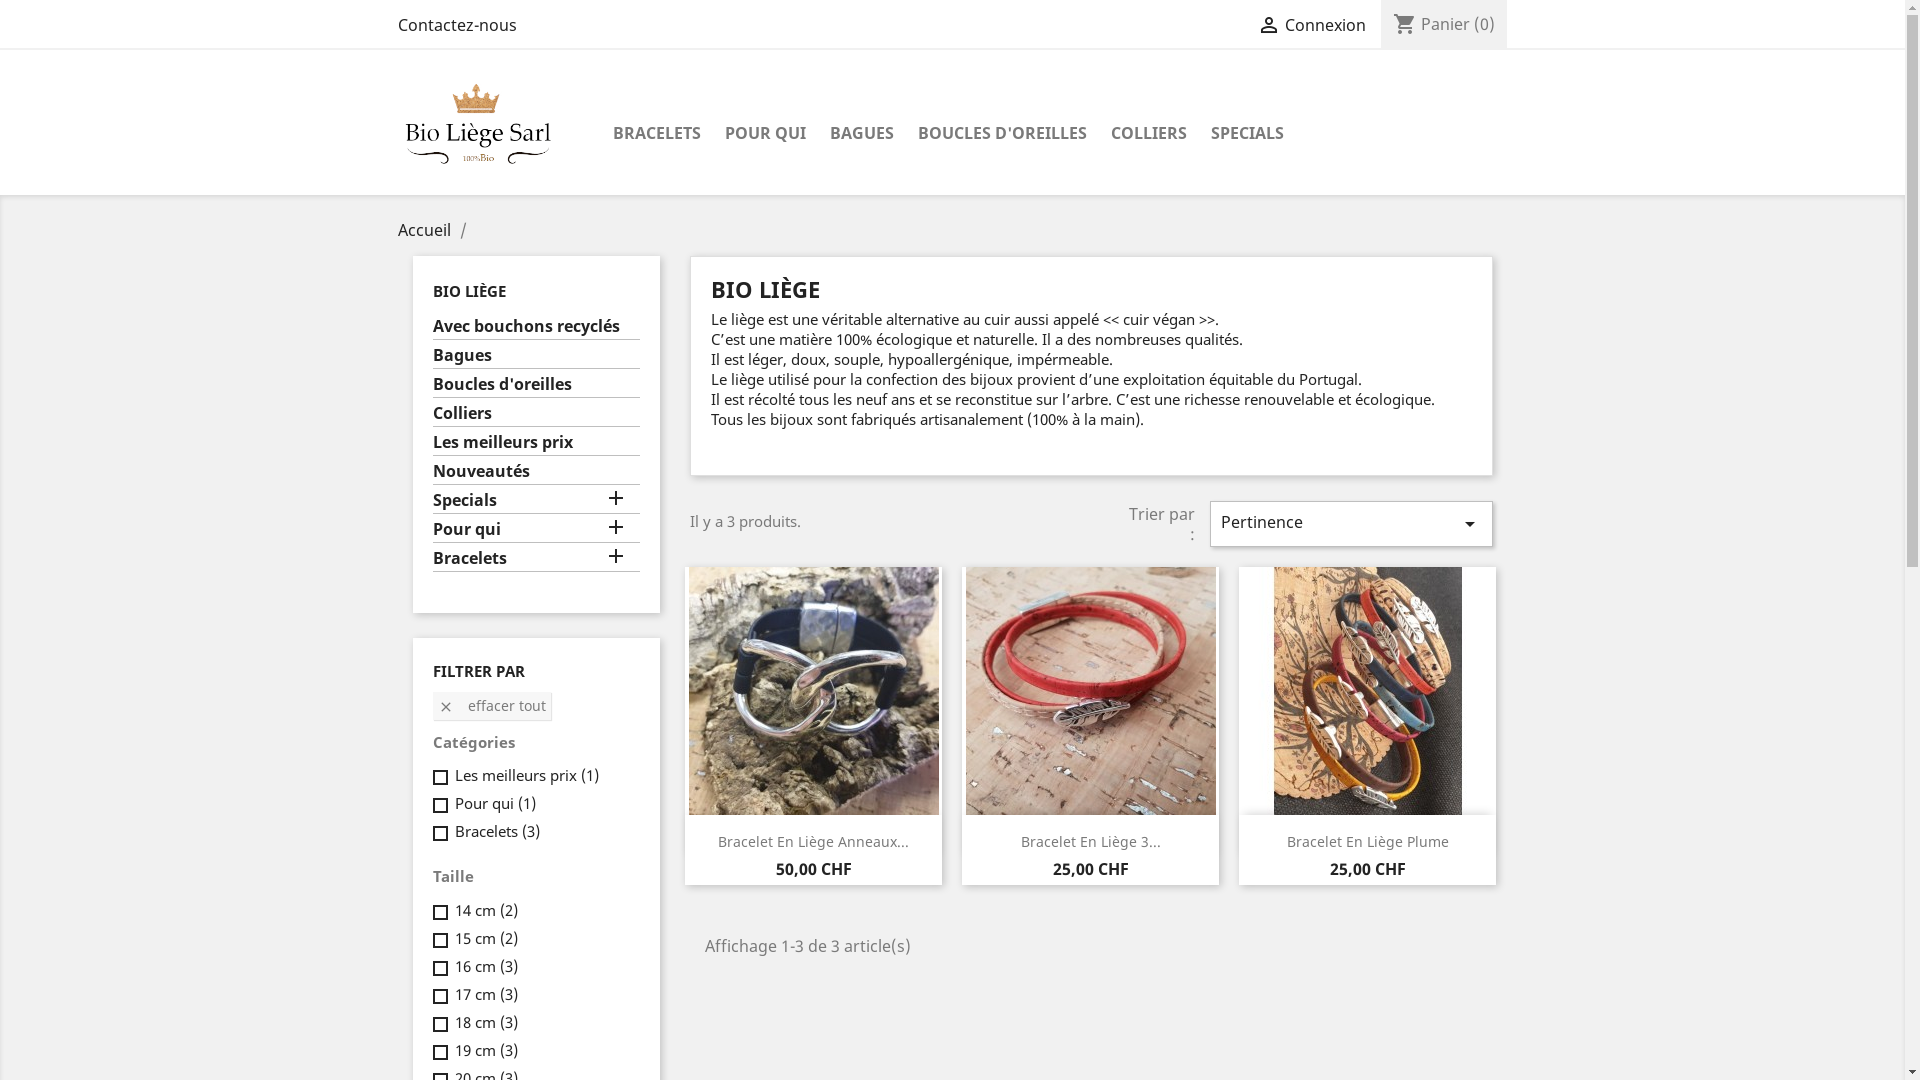  I want to click on '18 cm (3)', so click(485, 1022).